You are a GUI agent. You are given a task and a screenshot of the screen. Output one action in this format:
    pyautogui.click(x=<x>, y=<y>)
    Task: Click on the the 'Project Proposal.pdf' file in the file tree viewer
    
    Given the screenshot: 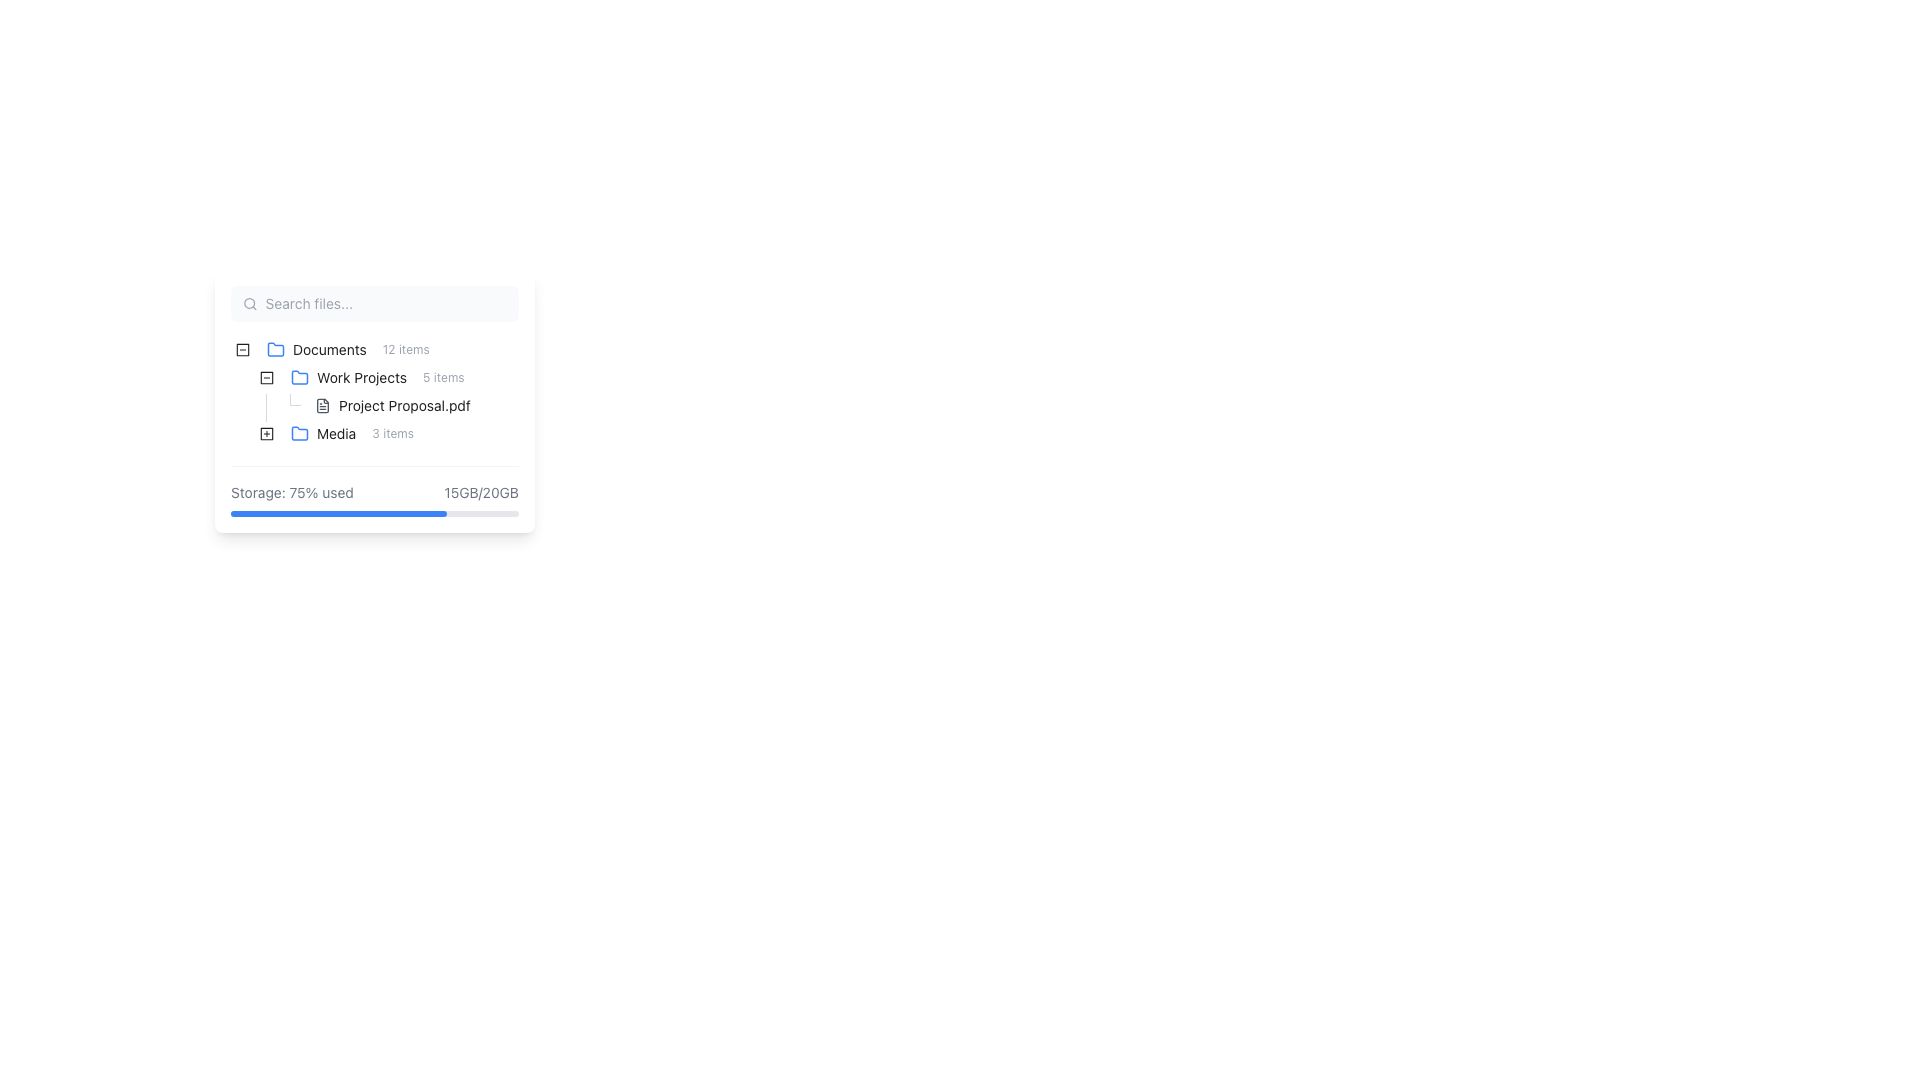 What is the action you would take?
    pyautogui.click(x=374, y=393)
    